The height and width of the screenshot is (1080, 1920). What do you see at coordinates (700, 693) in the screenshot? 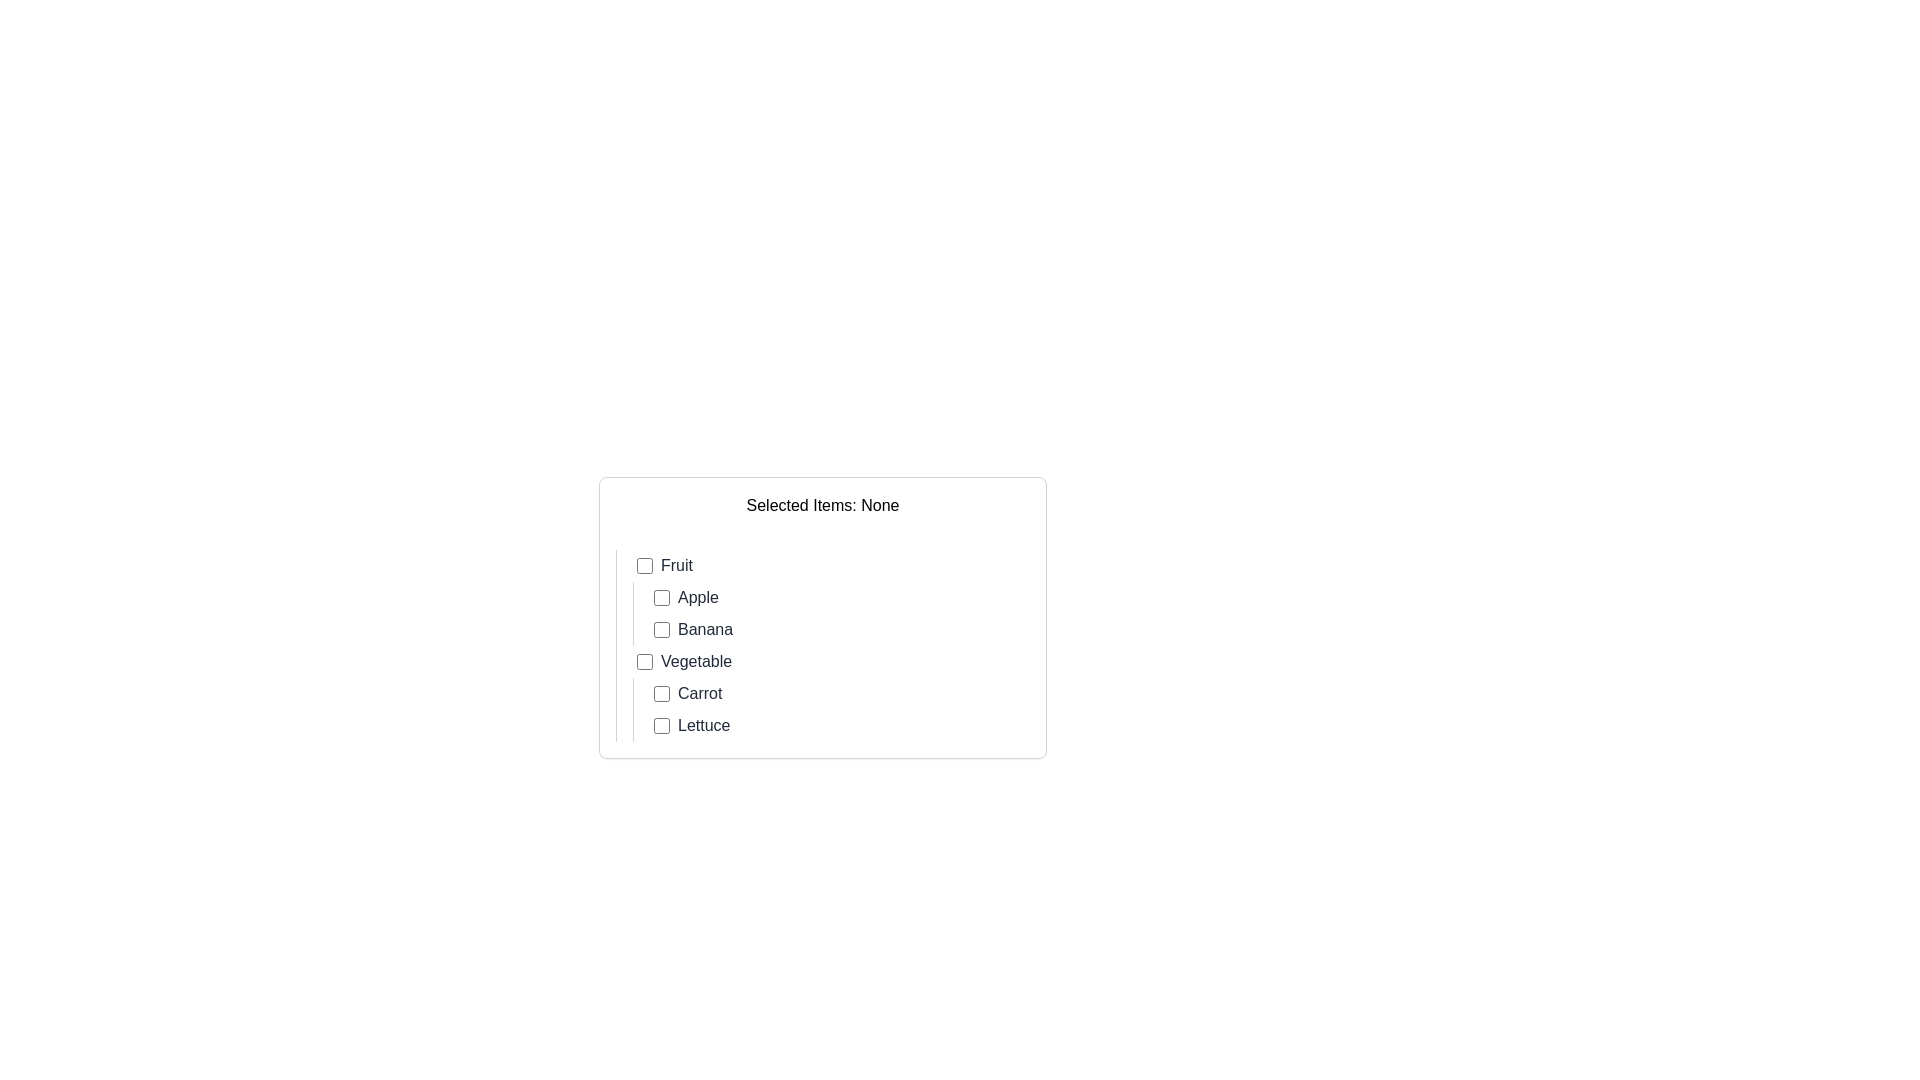
I see `the text label that describes the item 'Carrot', which is located under the 'Vegetable' category and is associated with a checkbox` at bounding box center [700, 693].